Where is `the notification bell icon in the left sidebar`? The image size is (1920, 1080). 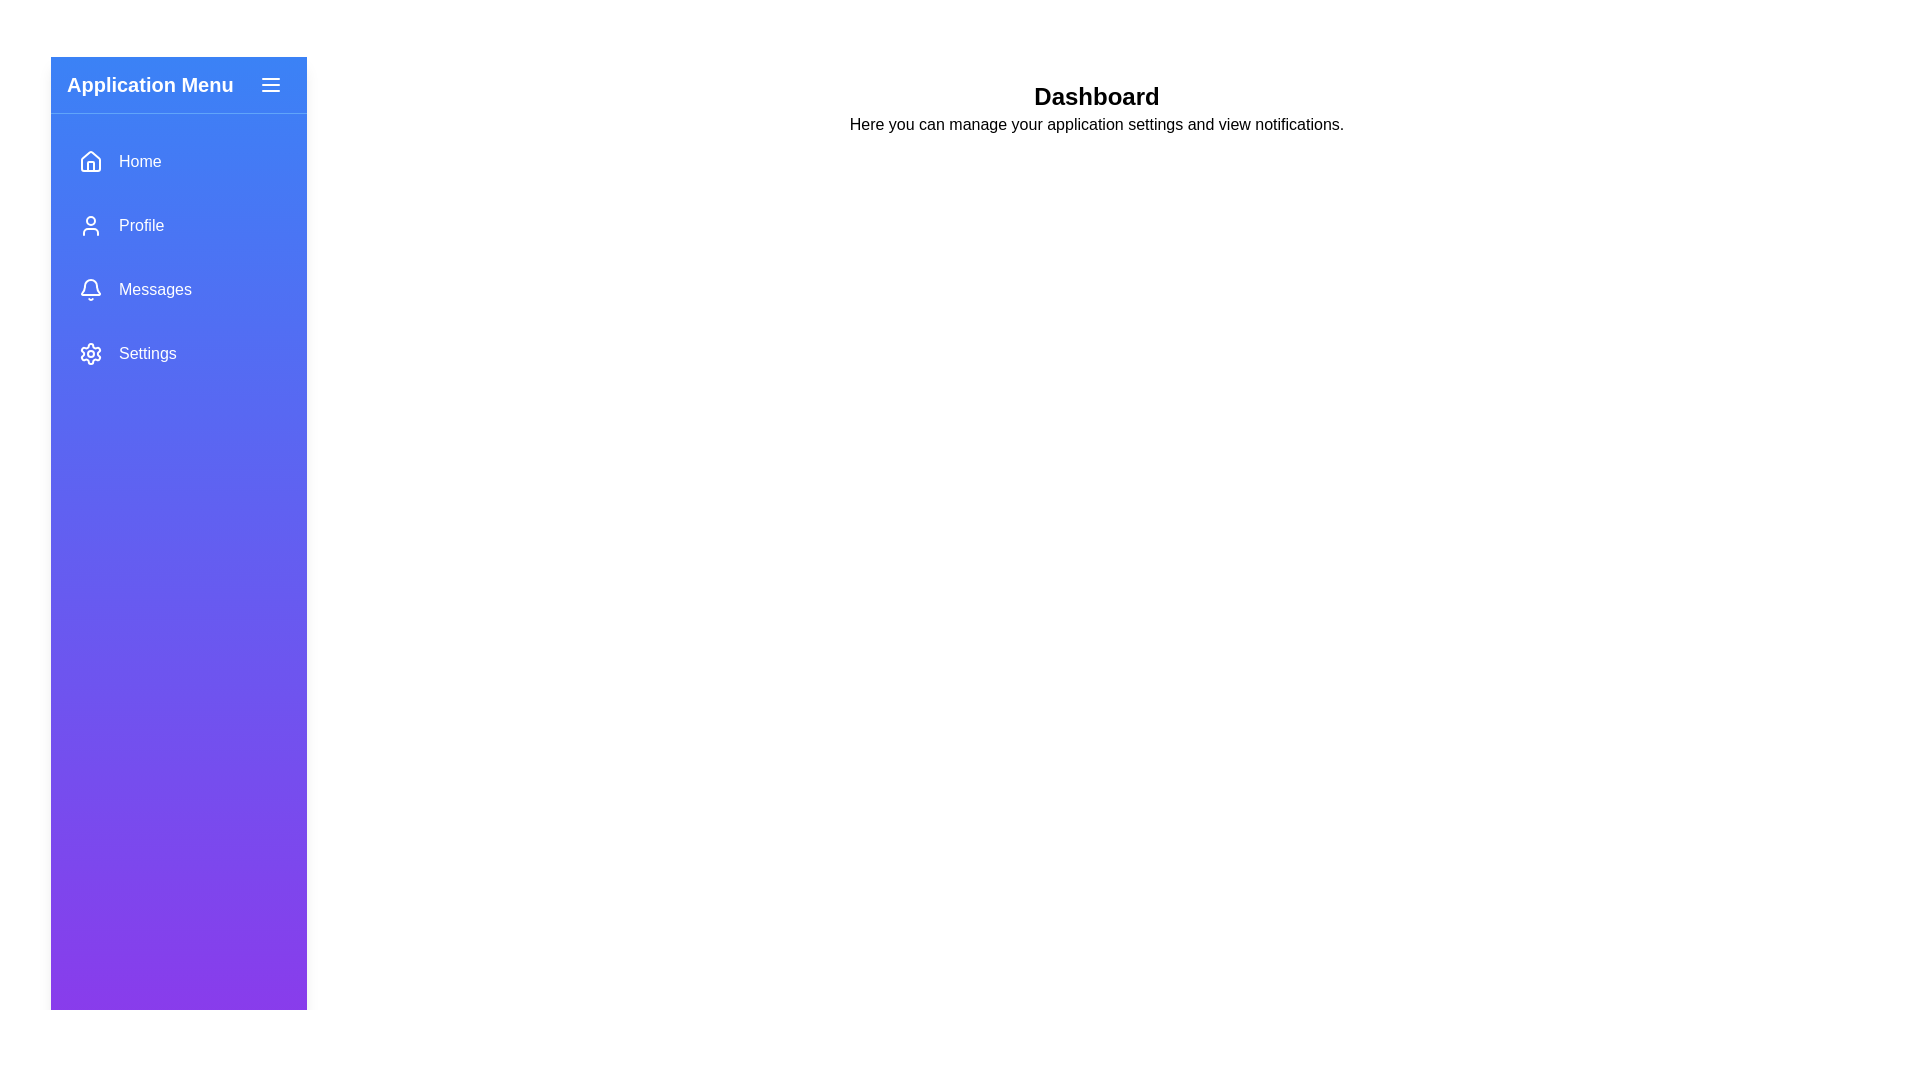
the notification bell icon in the left sidebar is located at coordinates (90, 289).